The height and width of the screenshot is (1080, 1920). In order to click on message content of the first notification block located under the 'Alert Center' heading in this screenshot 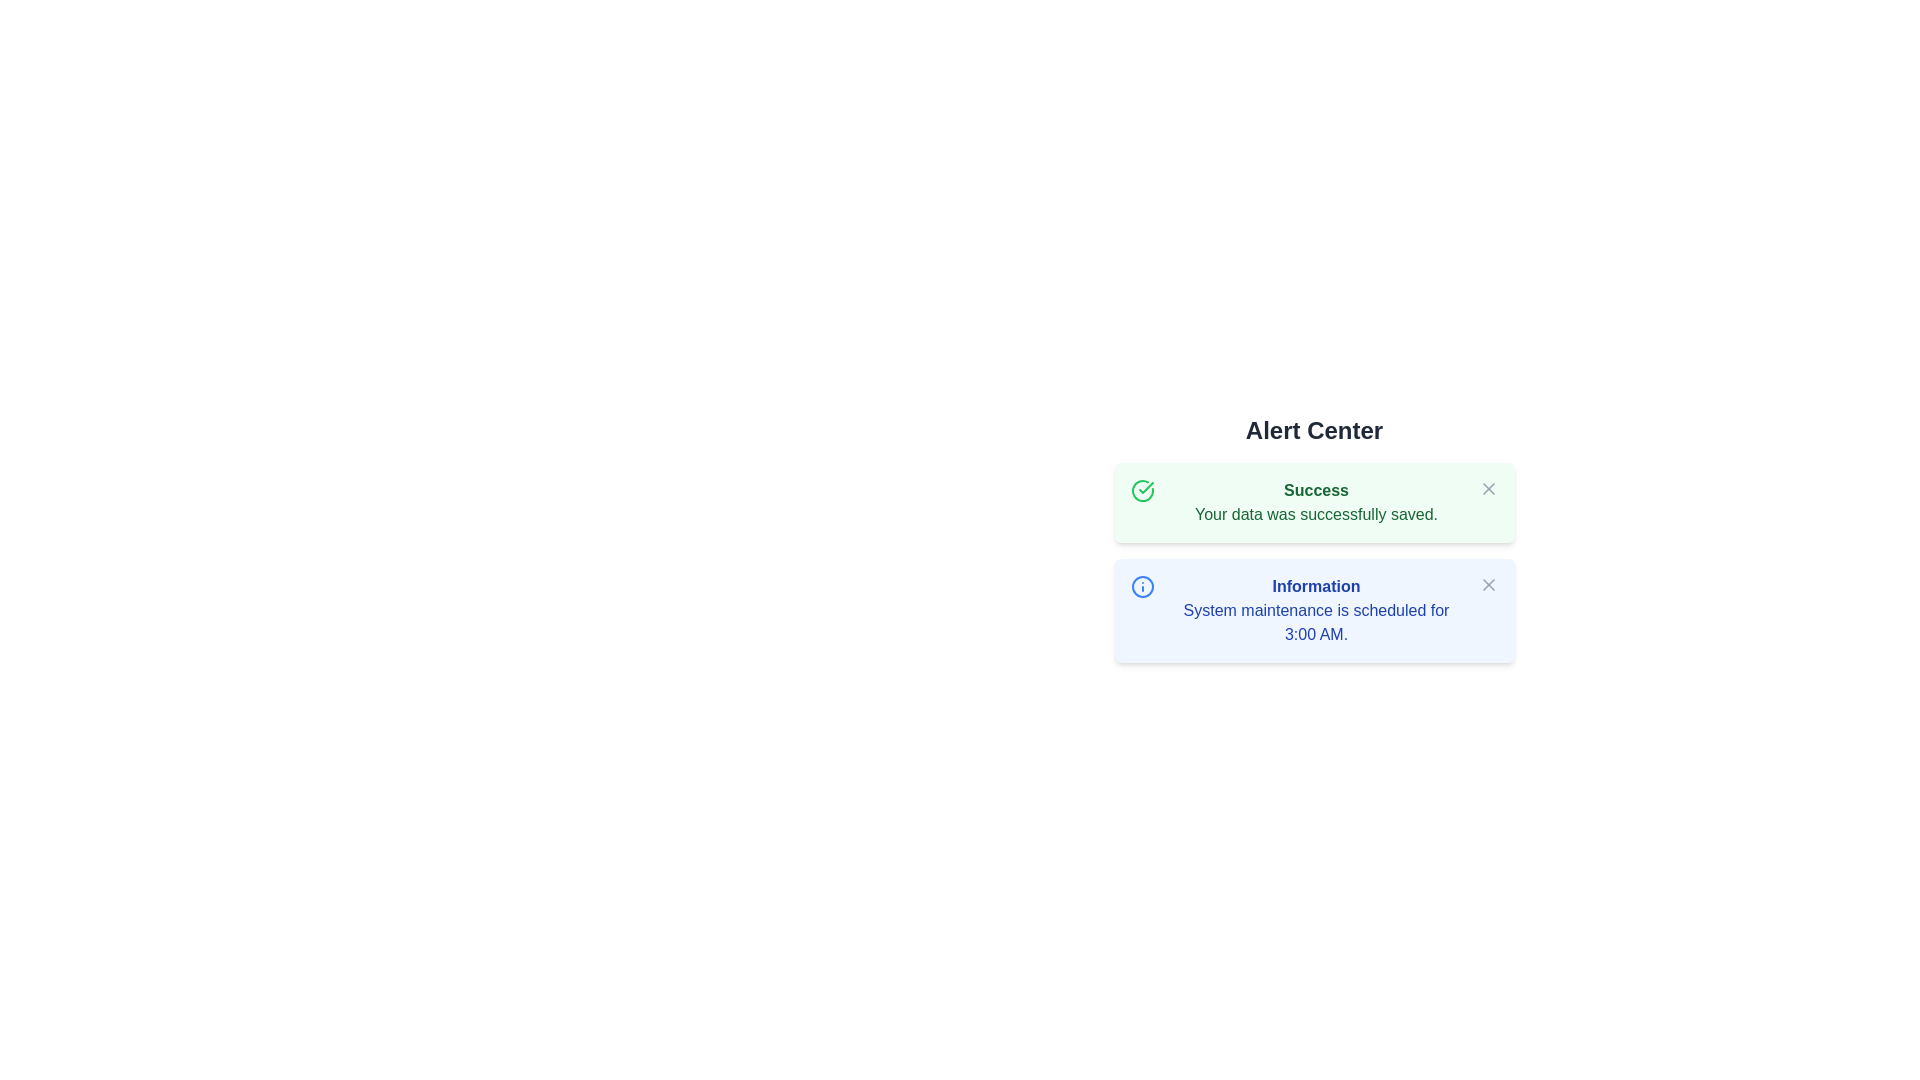, I will do `click(1314, 501)`.